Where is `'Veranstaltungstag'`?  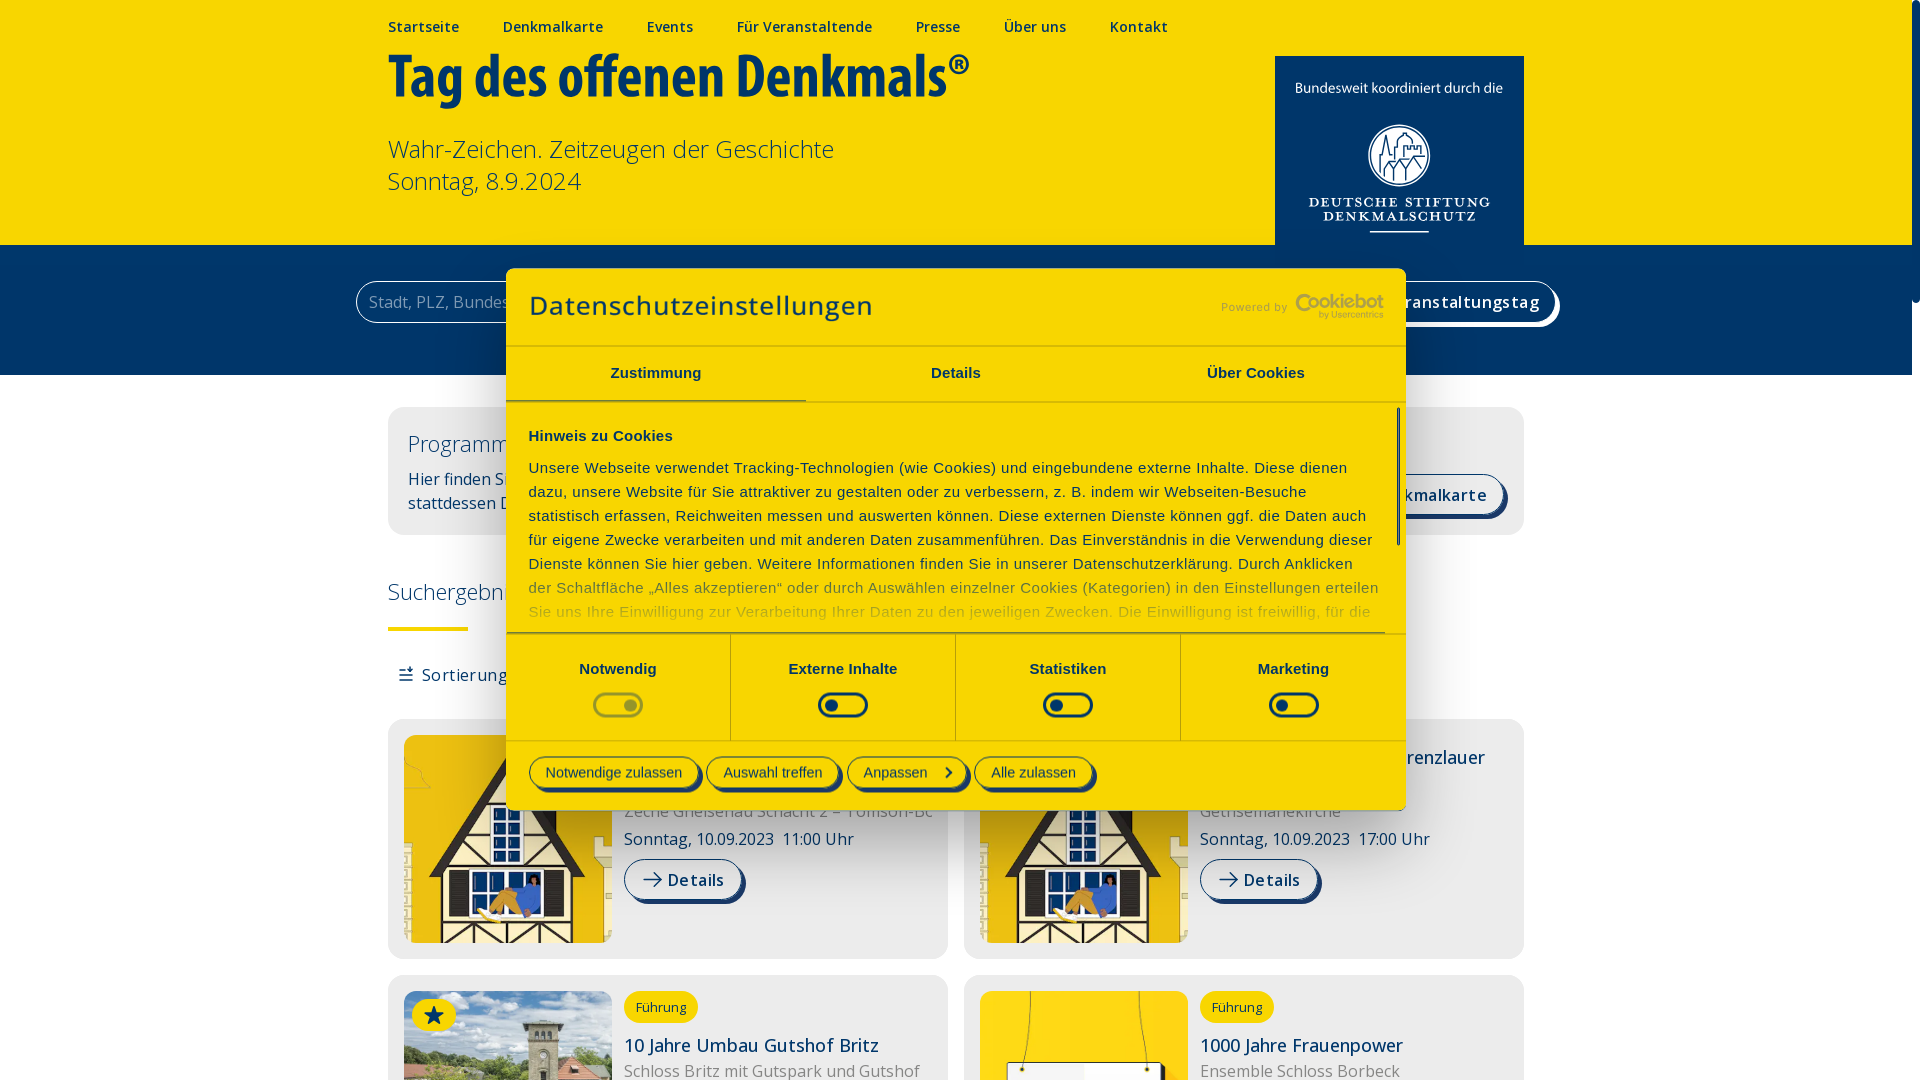
'Veranstaltungstag' is located at coordinates (1343, 301).